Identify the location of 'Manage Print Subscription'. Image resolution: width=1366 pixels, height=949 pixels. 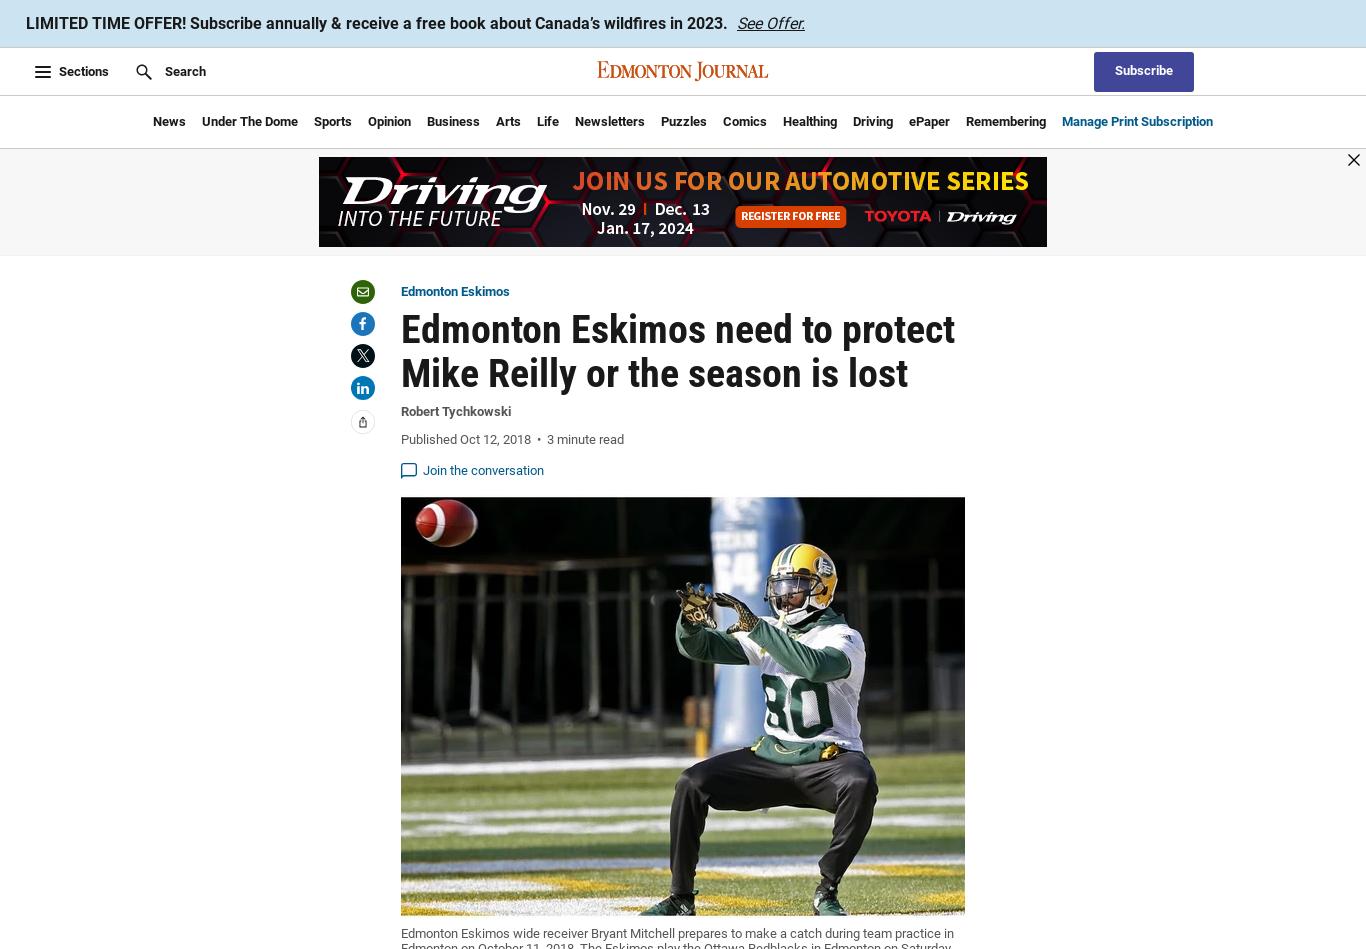
(1136, 120).